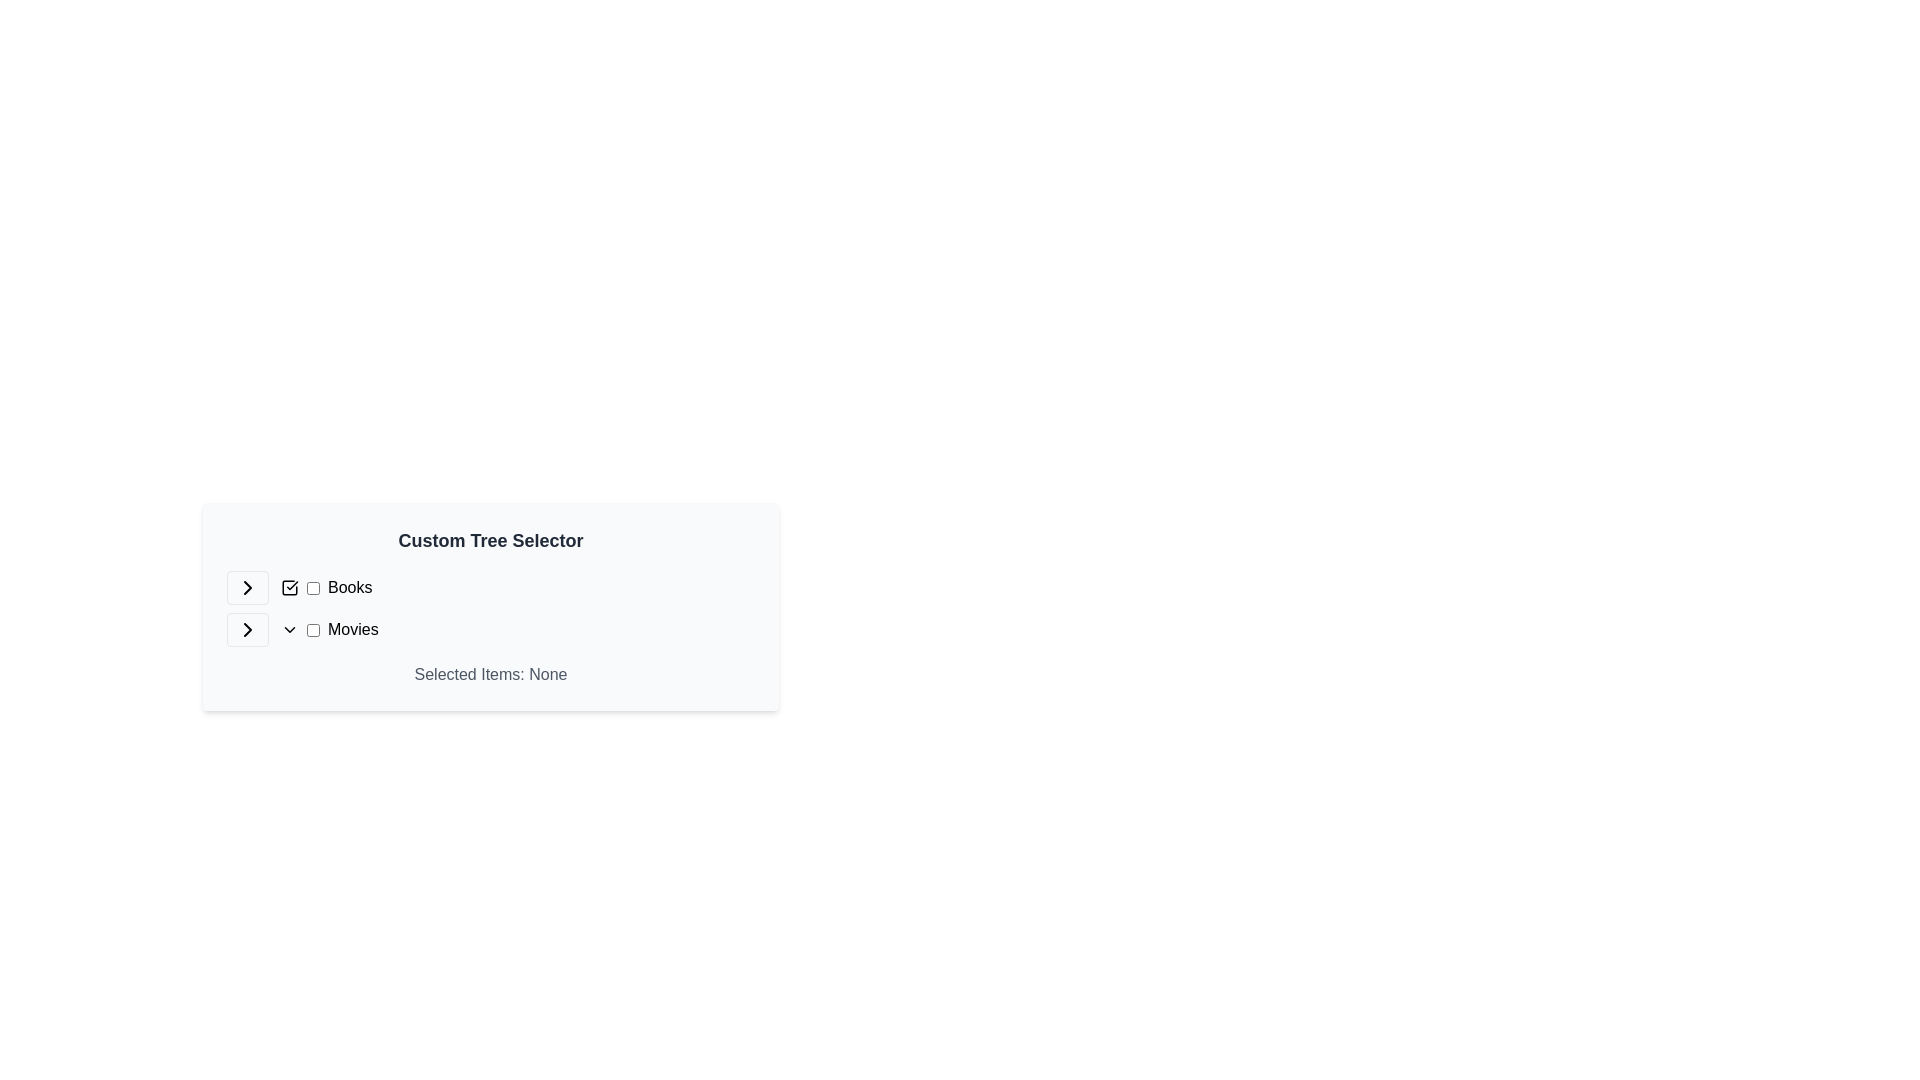 The width and height of the screenshot is (1920, 1080). I want to click on the chevron icon button located to the left of the 'Books' label in the 'Custom Tree Selector' section, so click(247, 586).